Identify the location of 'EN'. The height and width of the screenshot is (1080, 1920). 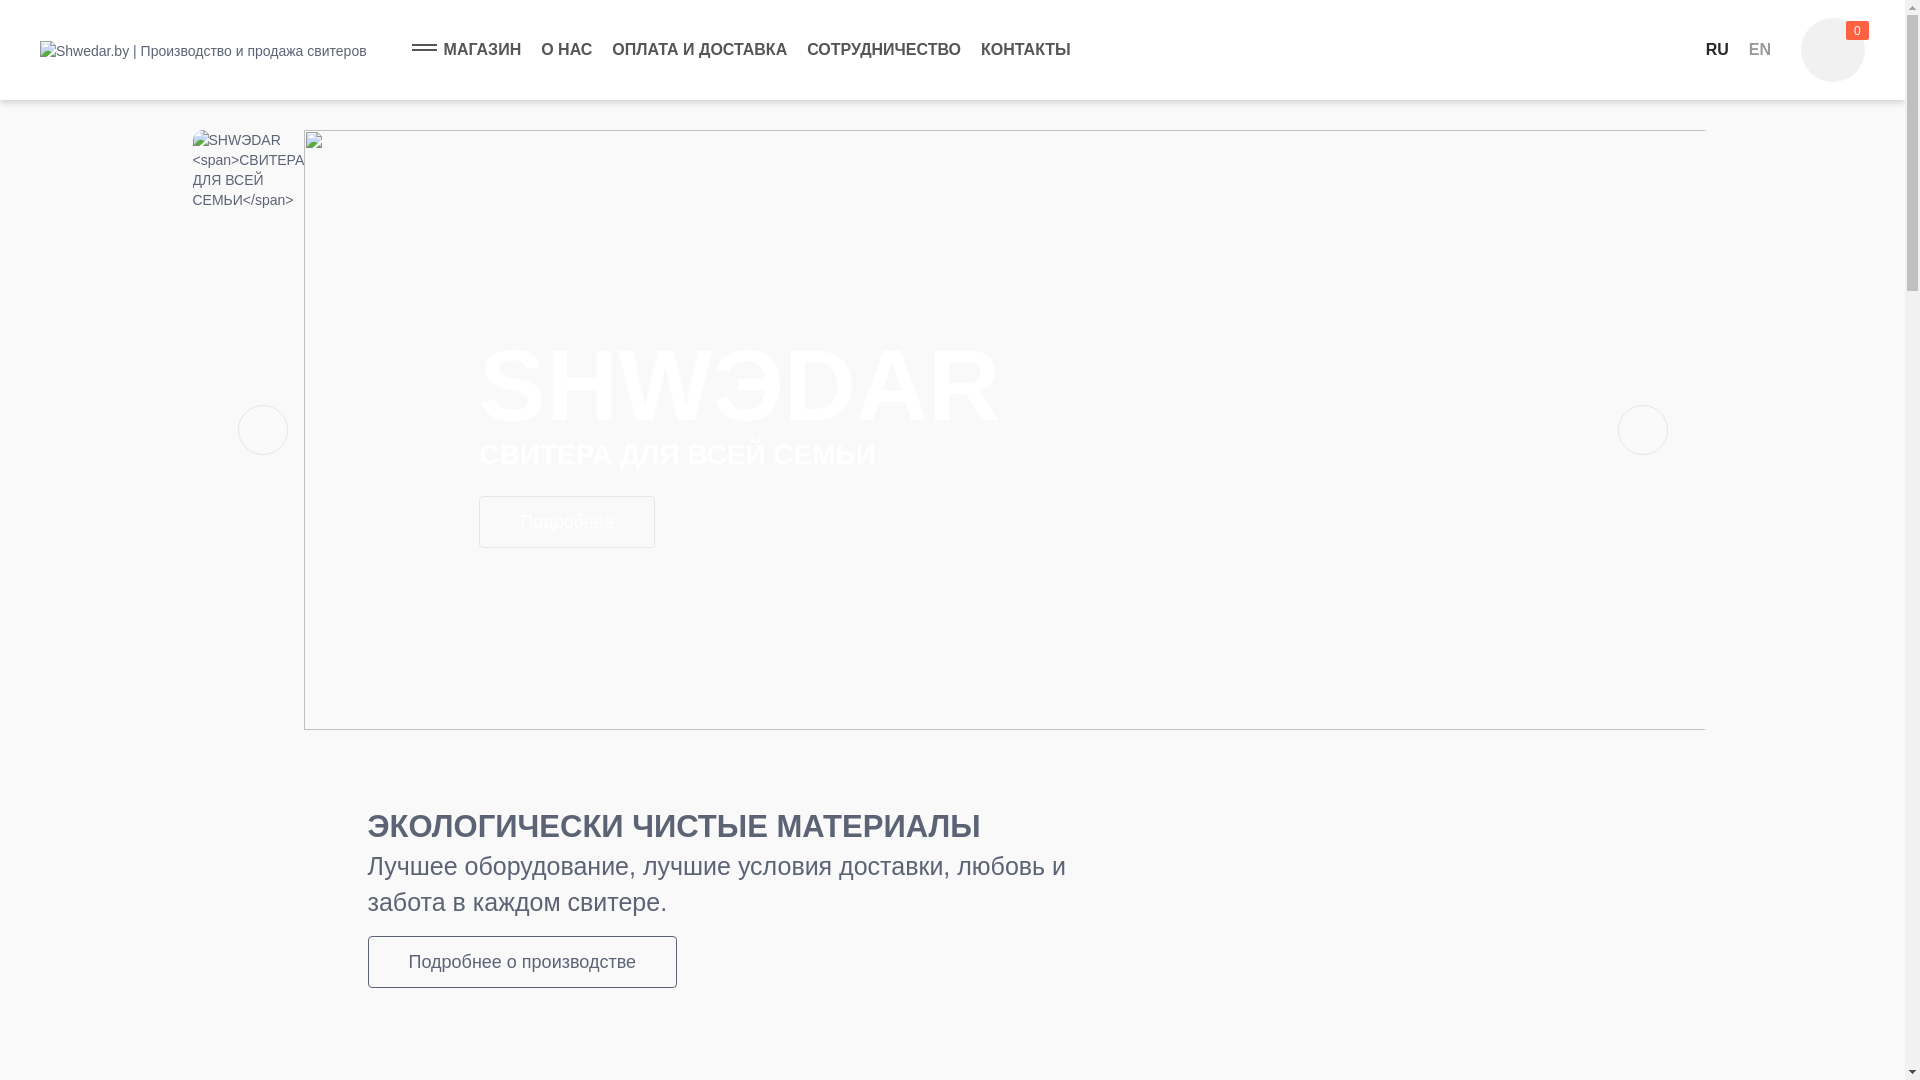
(1760, 49).